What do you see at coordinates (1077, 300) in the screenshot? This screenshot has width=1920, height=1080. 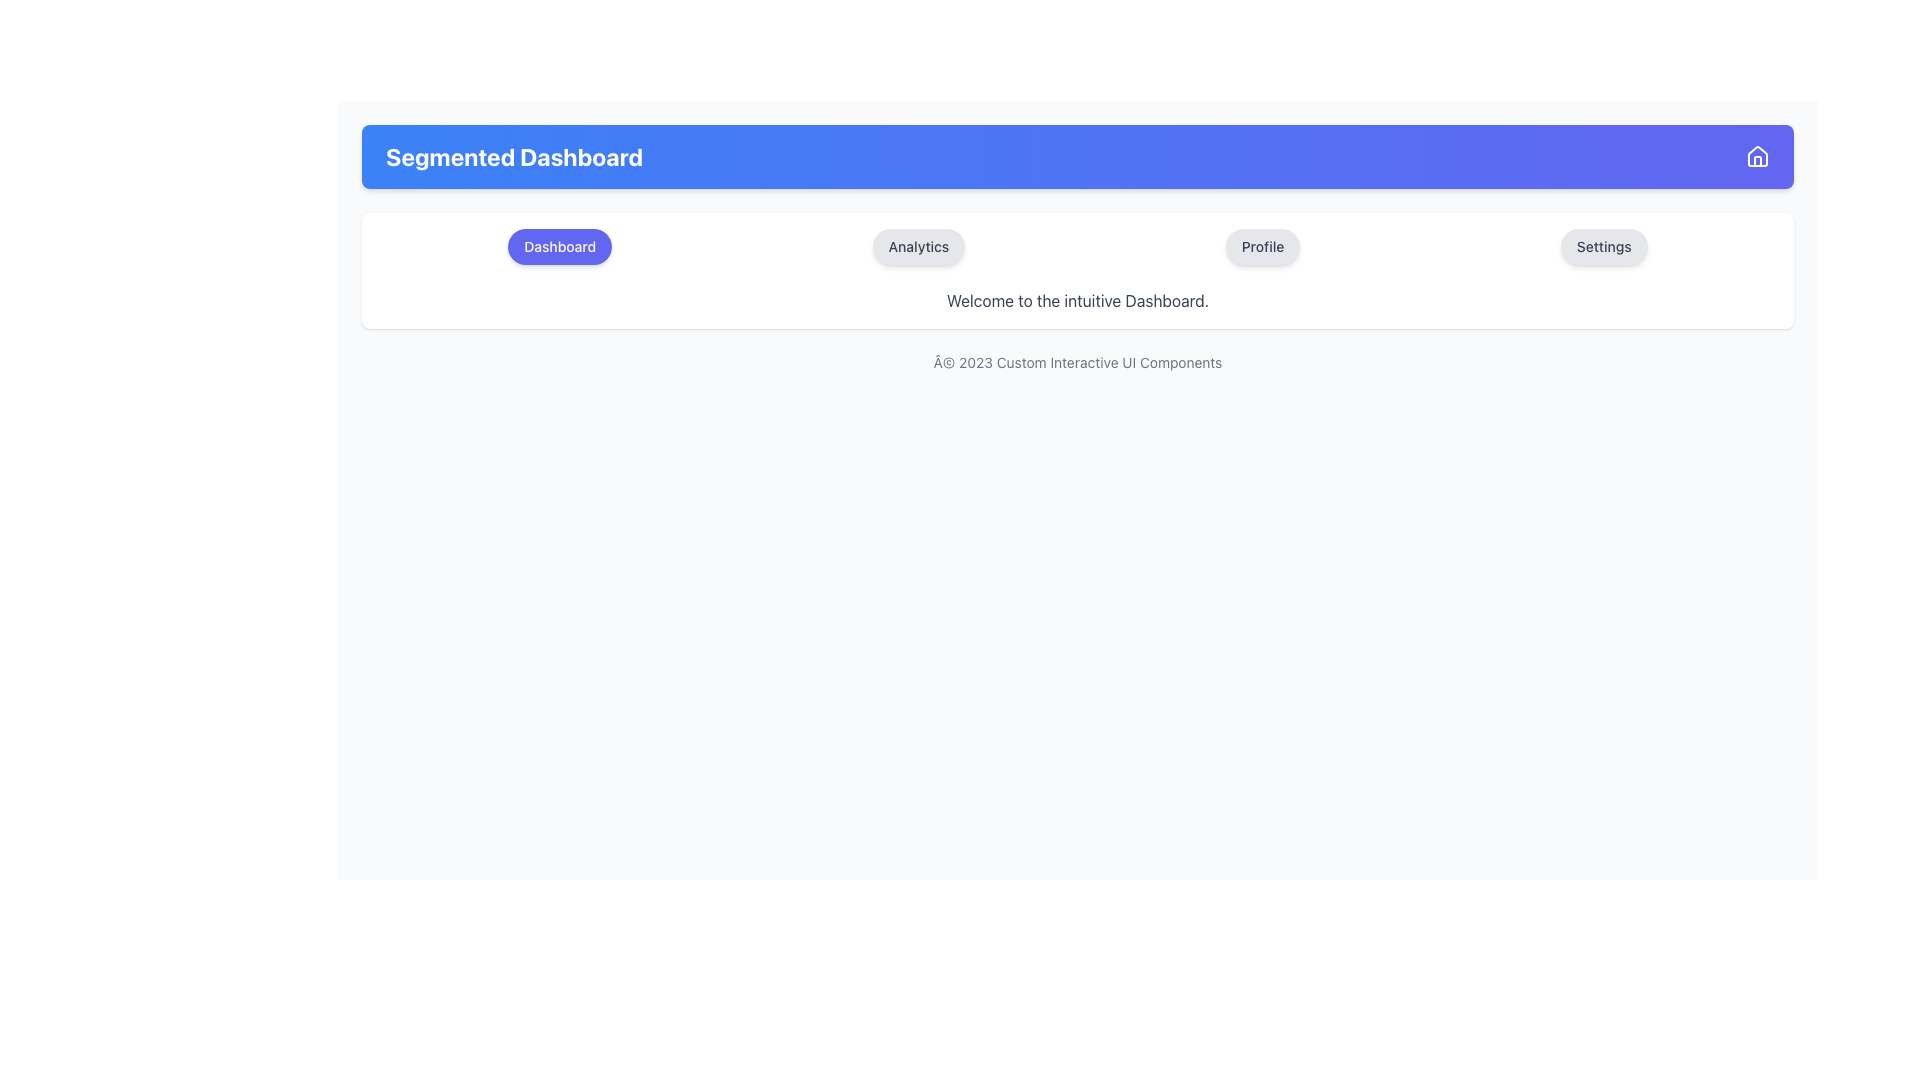 I see `the text element that states 'Welcome to the intuitive Dashboard.' located below the four round buttons labeled 'Dashboard,' 'Analytics,' 'Profile,' and 'Settings.'` at bounding box center [1077, 300].